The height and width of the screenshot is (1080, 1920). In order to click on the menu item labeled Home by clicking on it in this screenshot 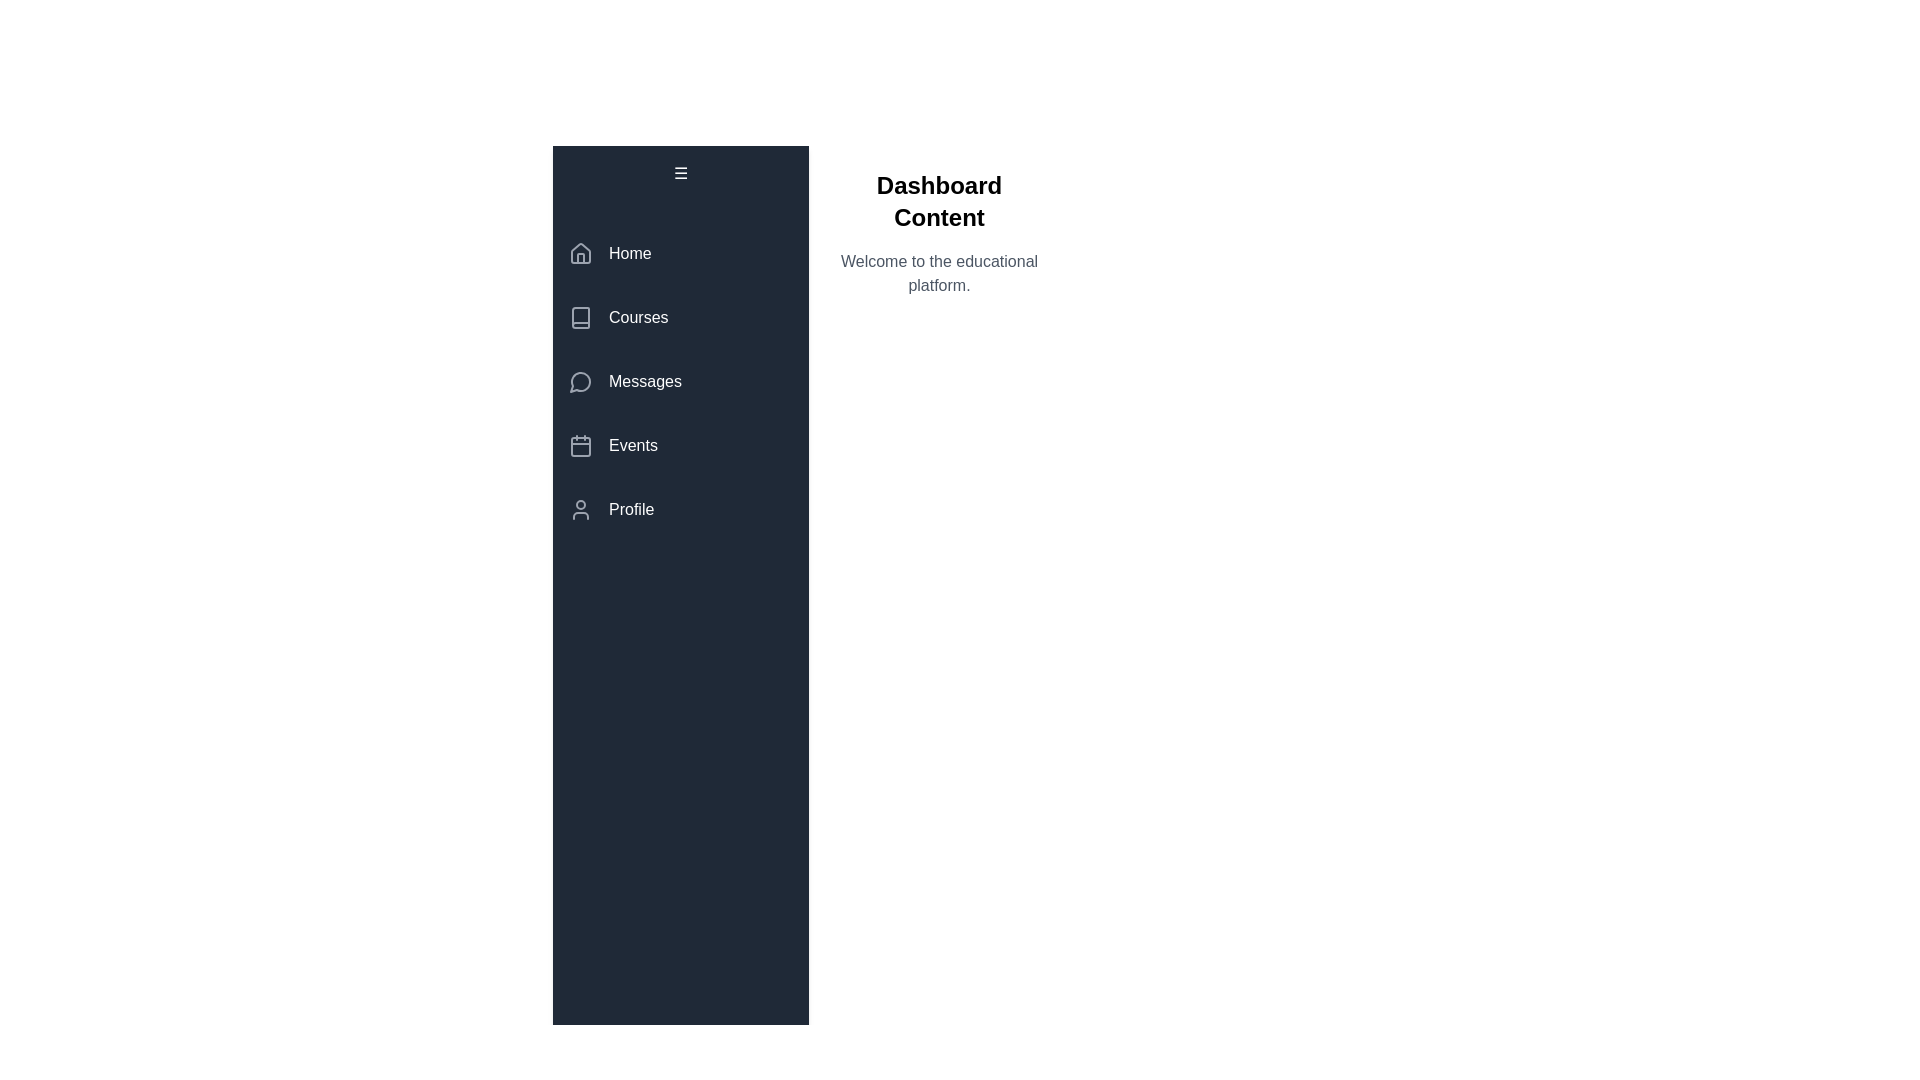, I will do `click(681, 253)`.